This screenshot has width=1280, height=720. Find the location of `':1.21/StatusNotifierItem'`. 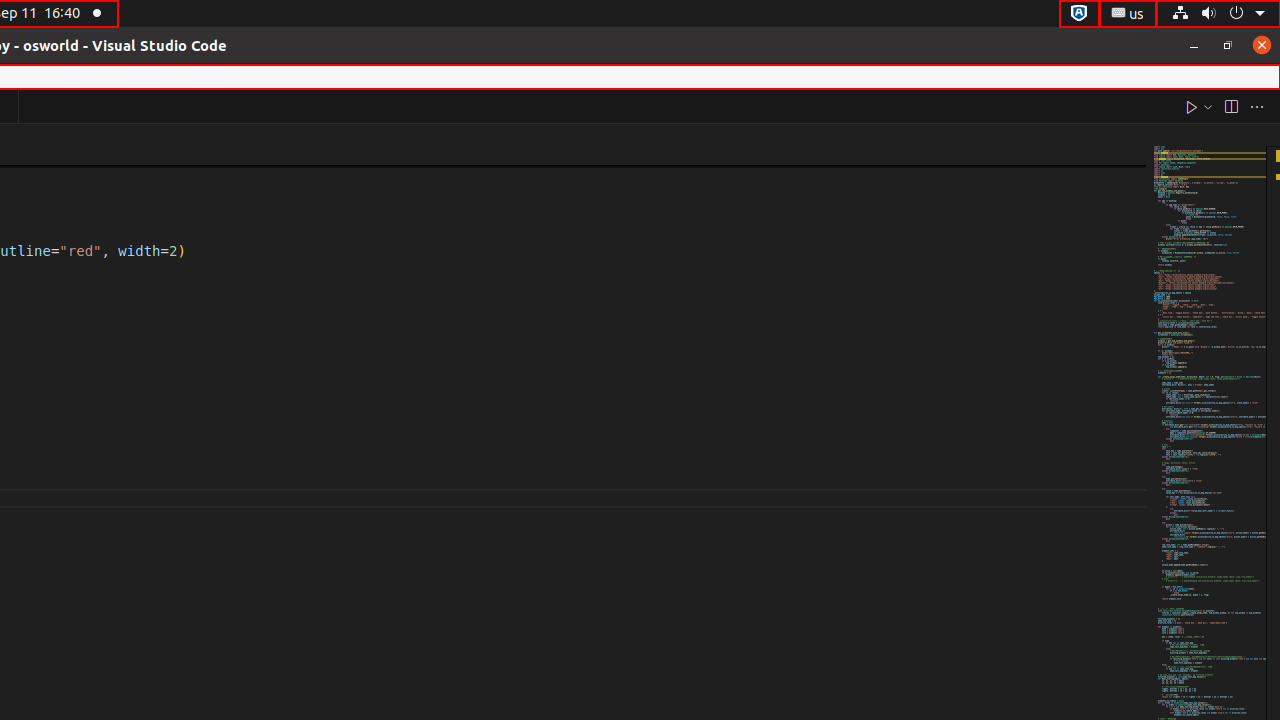

':1.21/StatusNotifierItem' is located at coordinates (1127, 13).